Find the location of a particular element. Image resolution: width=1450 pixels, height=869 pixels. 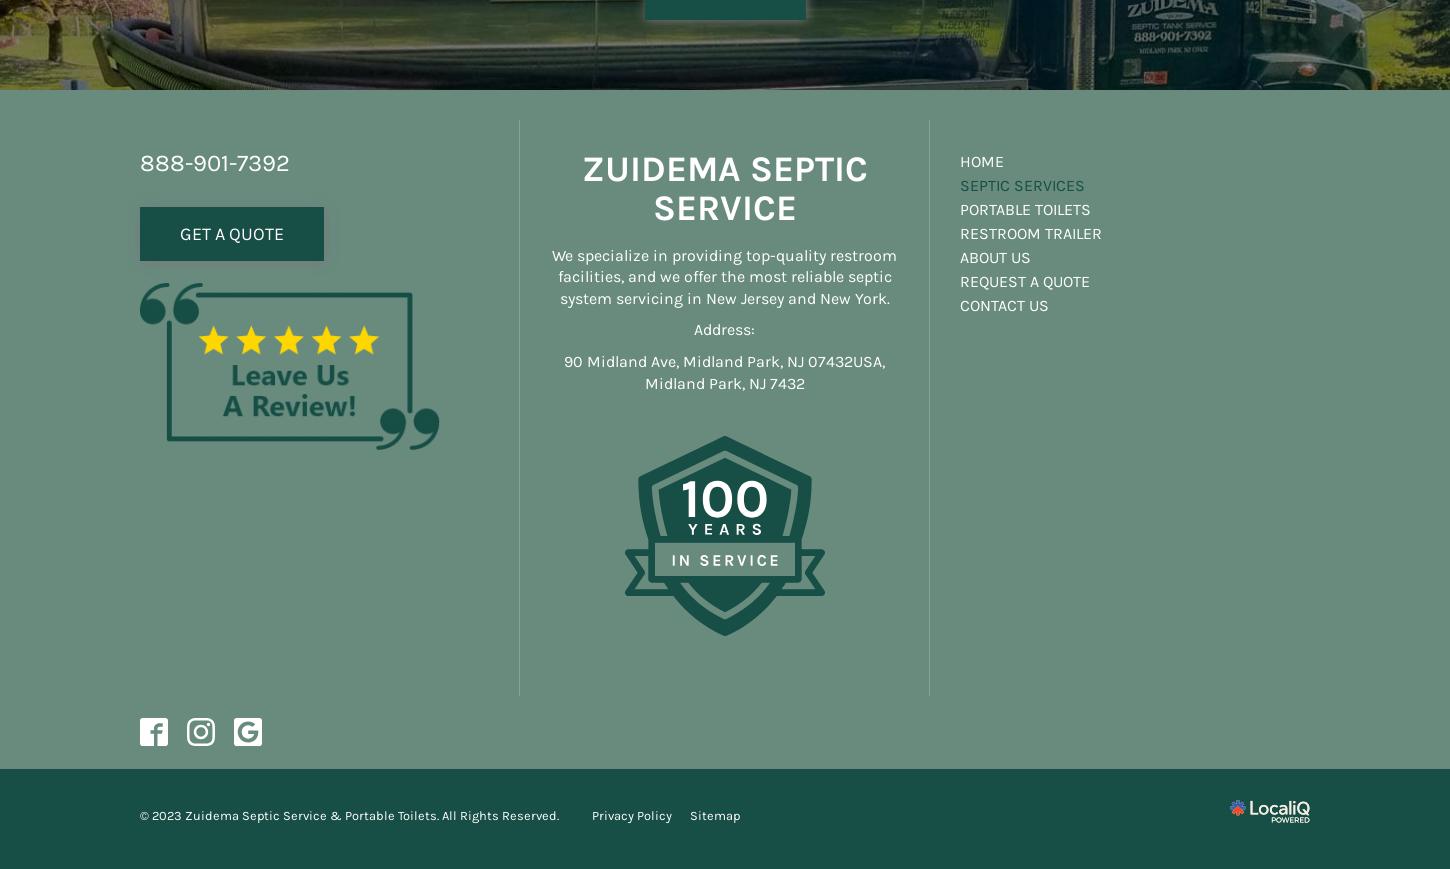

'© 2023 Zuidema Septic Service & Portable Toilets. All Rights Reserved.' is located at coordinates (349, 815).